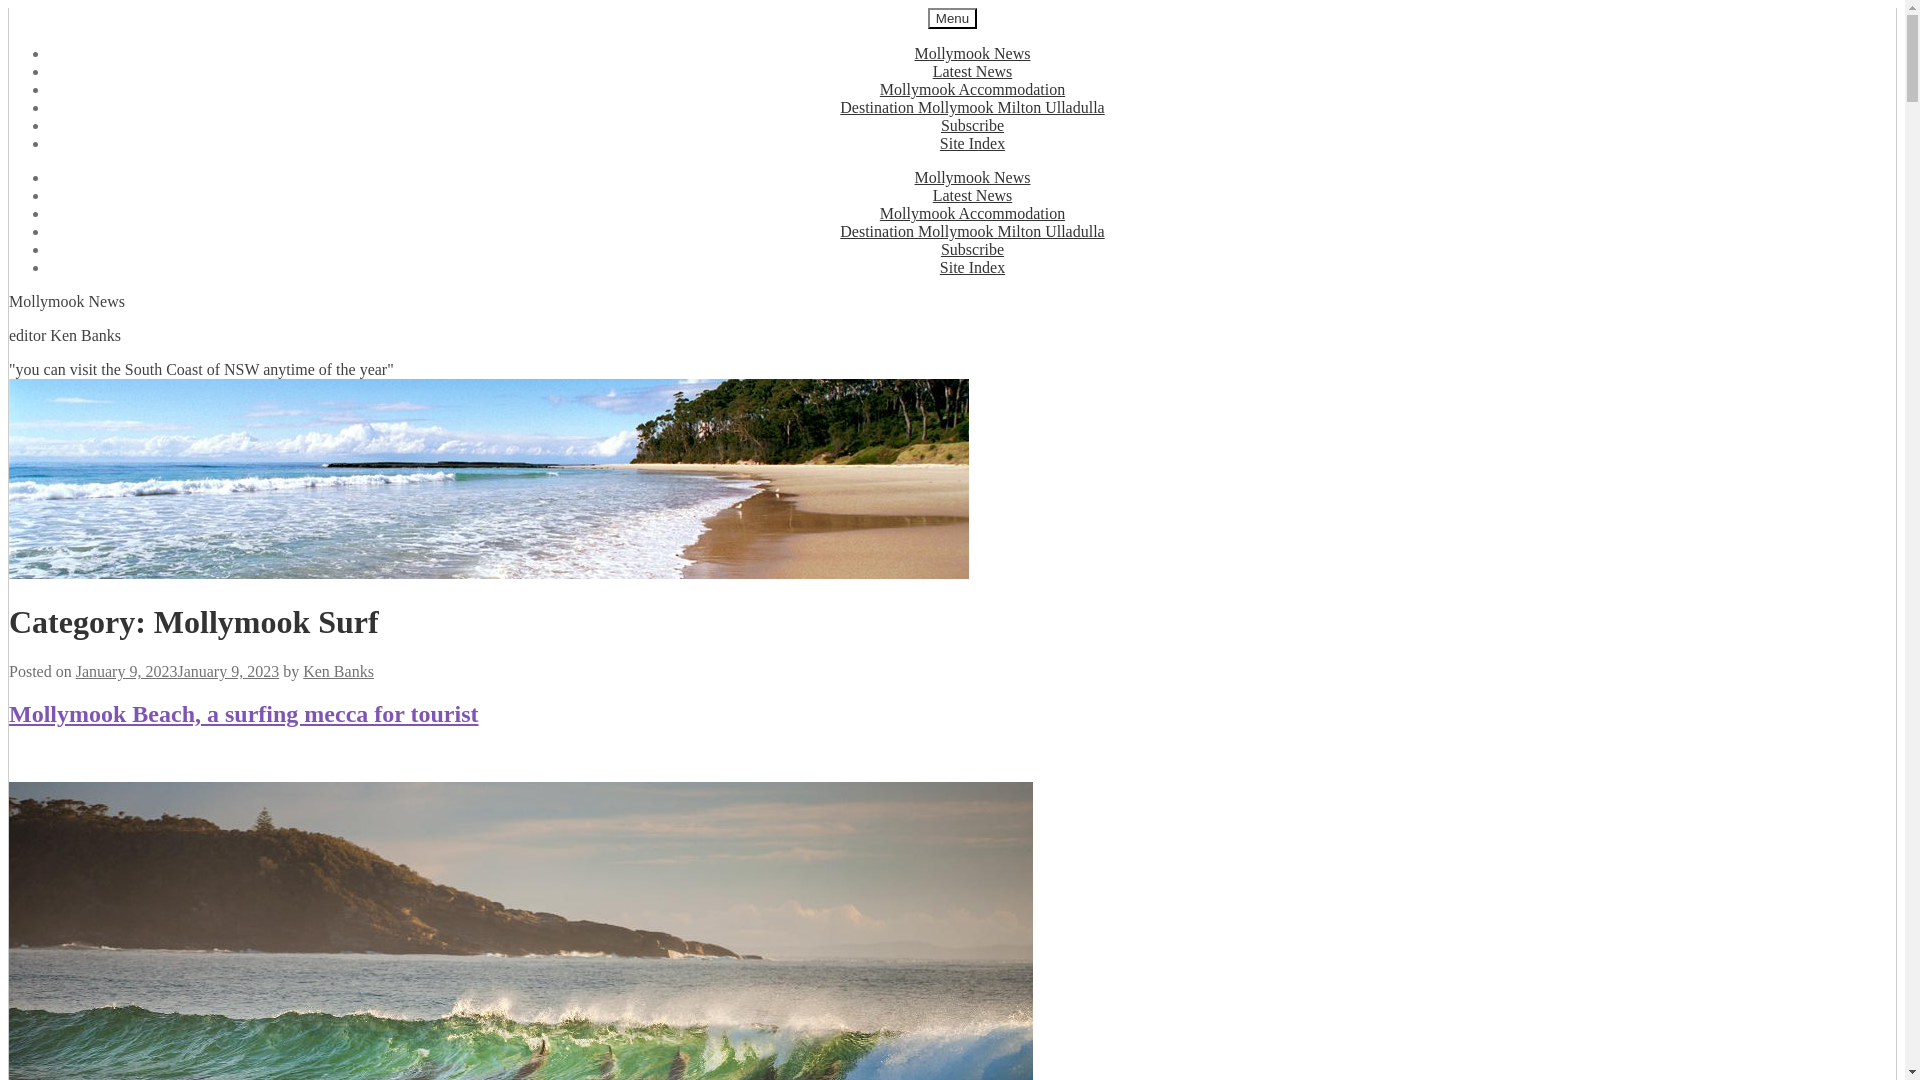 Image resolution: width=1920 pixels, height=1080 pixels. I want to click on 'Latest News', so click(973, 195).